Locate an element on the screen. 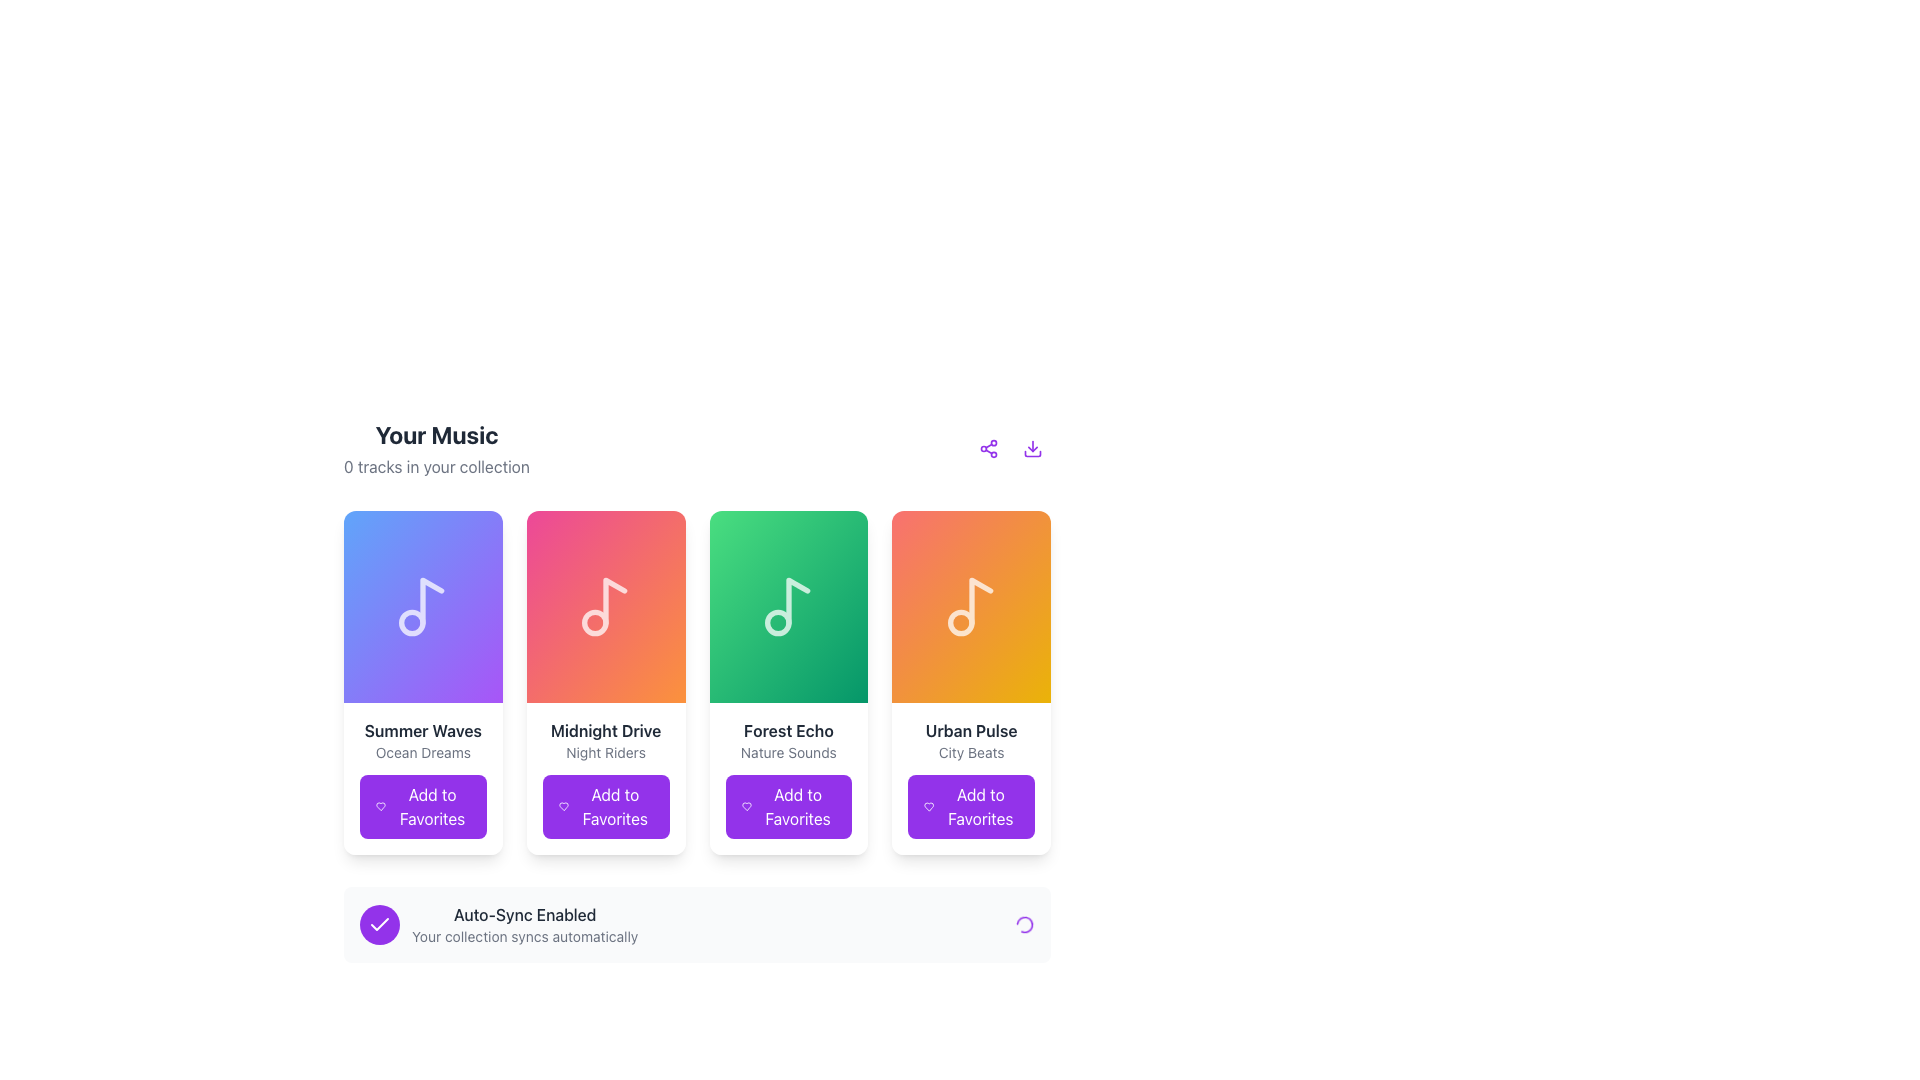 The image size is (1920, 1080). text label displaying 'Summer Waves' which is bold and gray-black, located at the top of the first card in a row of four cards is located at coordinates (422, 731).